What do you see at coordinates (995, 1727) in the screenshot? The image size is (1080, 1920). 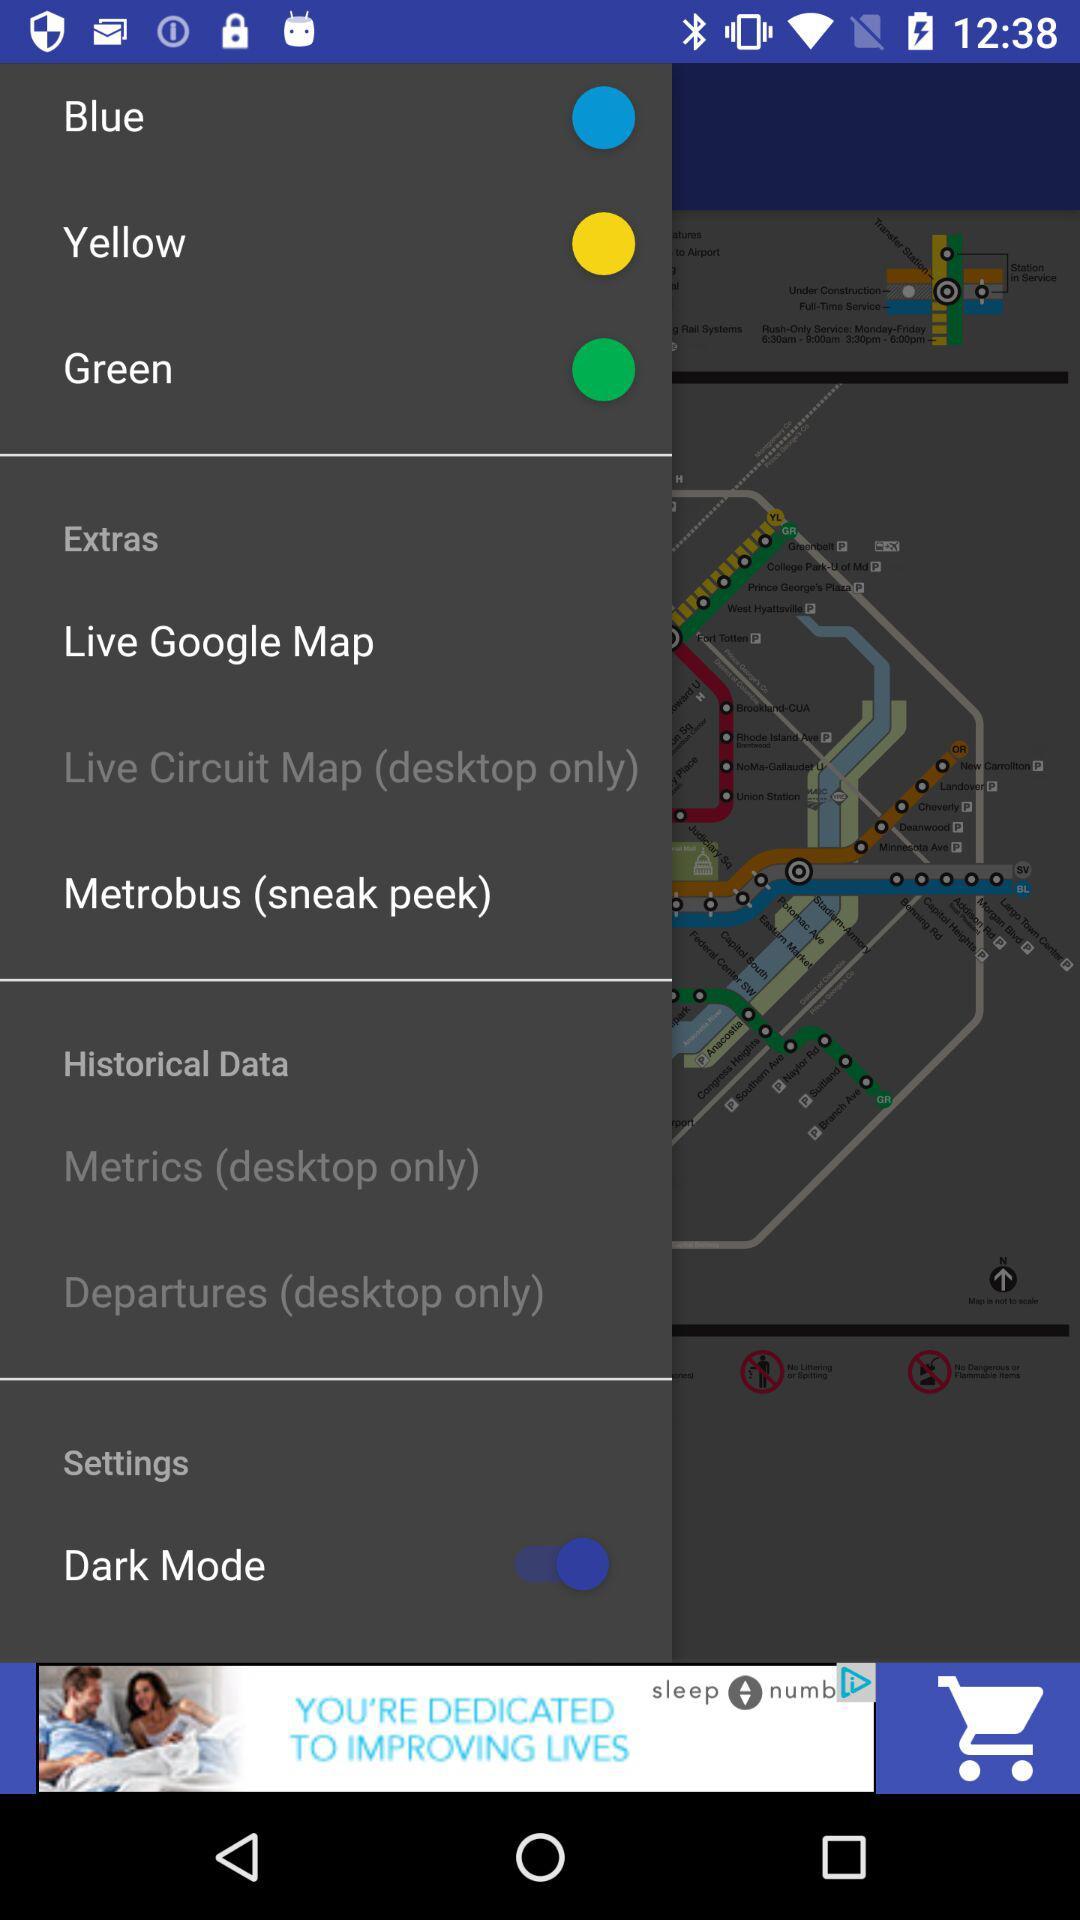 I see `the cart icon` at bounding box center [995, 1727].